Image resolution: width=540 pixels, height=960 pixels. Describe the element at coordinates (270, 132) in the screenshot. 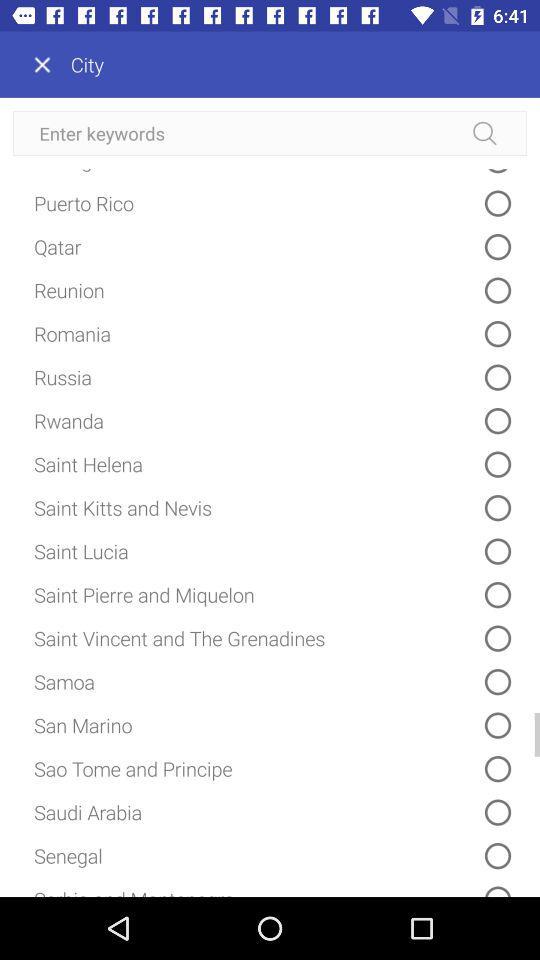

I see `the item above the portugal item` at that location.